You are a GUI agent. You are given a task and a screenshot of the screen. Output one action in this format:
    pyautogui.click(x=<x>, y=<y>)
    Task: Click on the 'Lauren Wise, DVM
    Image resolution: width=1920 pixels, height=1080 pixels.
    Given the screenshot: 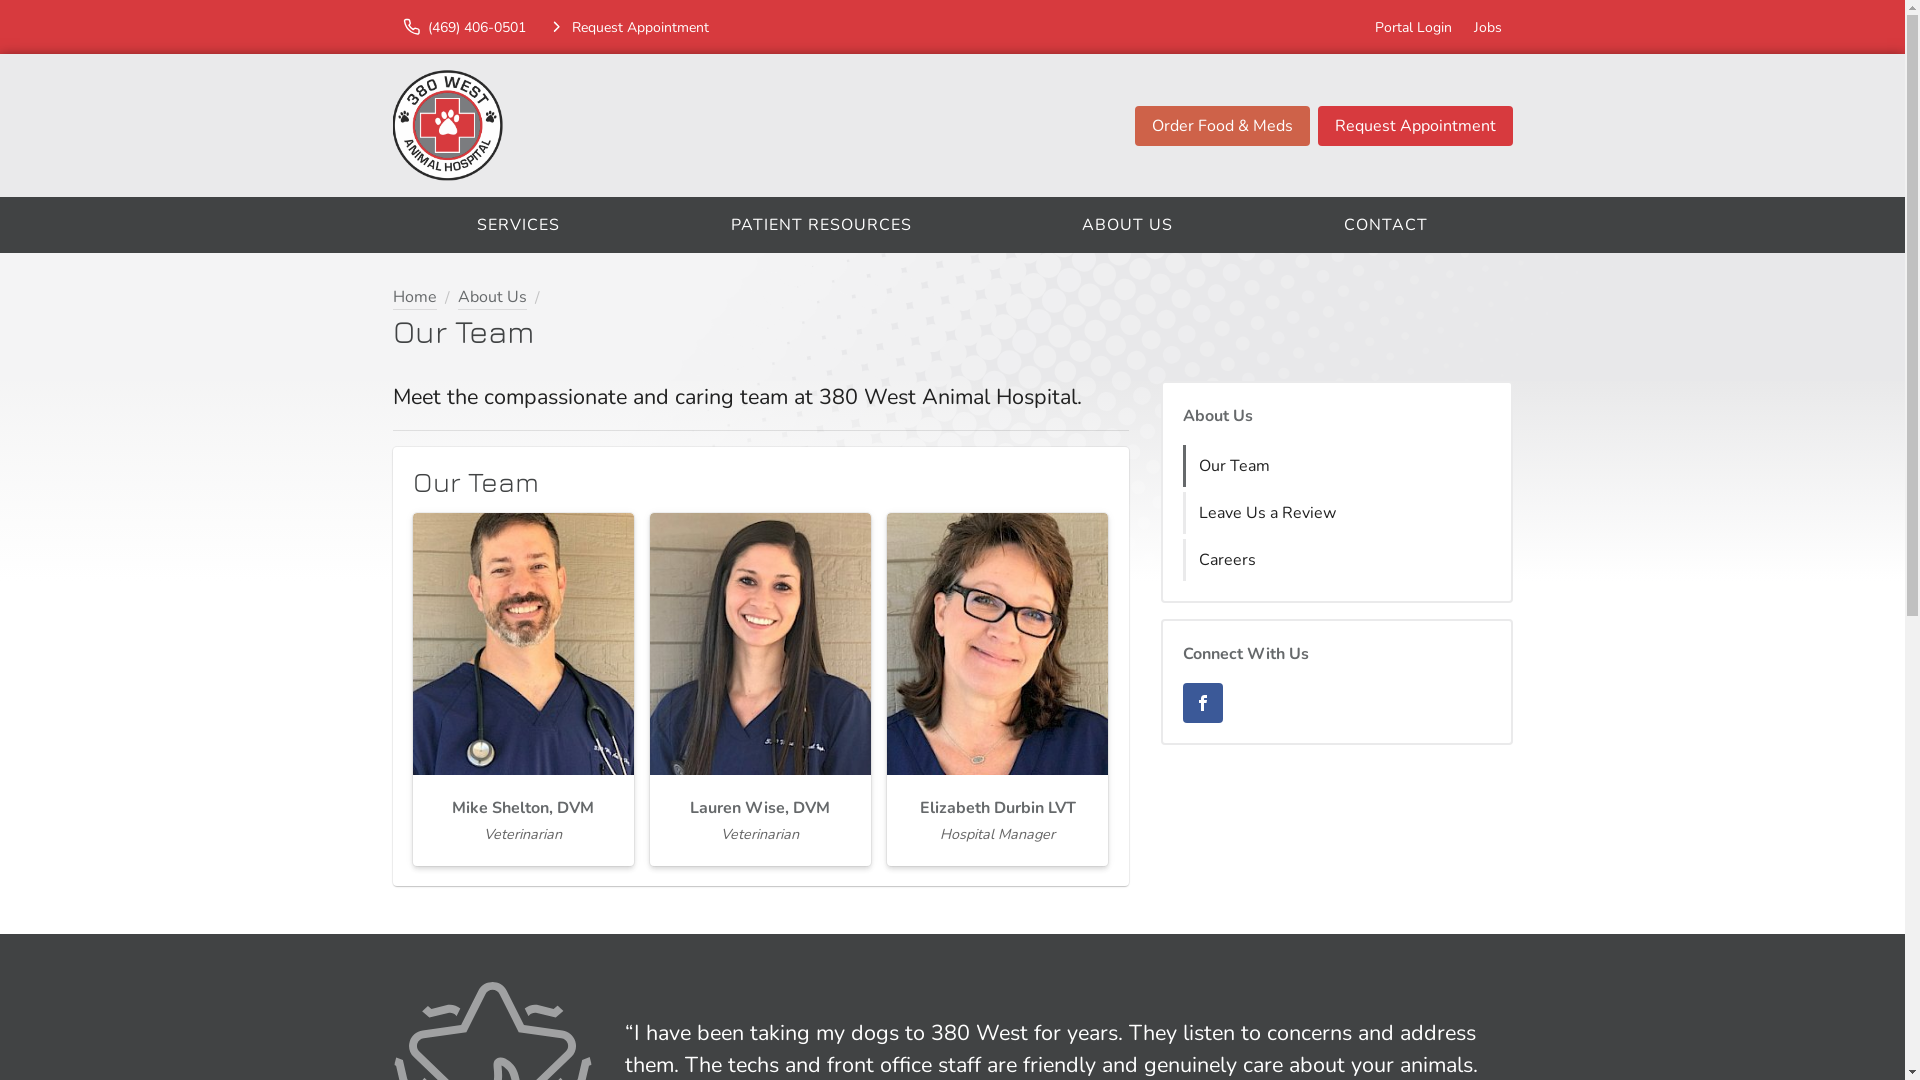 What is the action you would take?
    pyautogui.click(x=649, y=688)
    